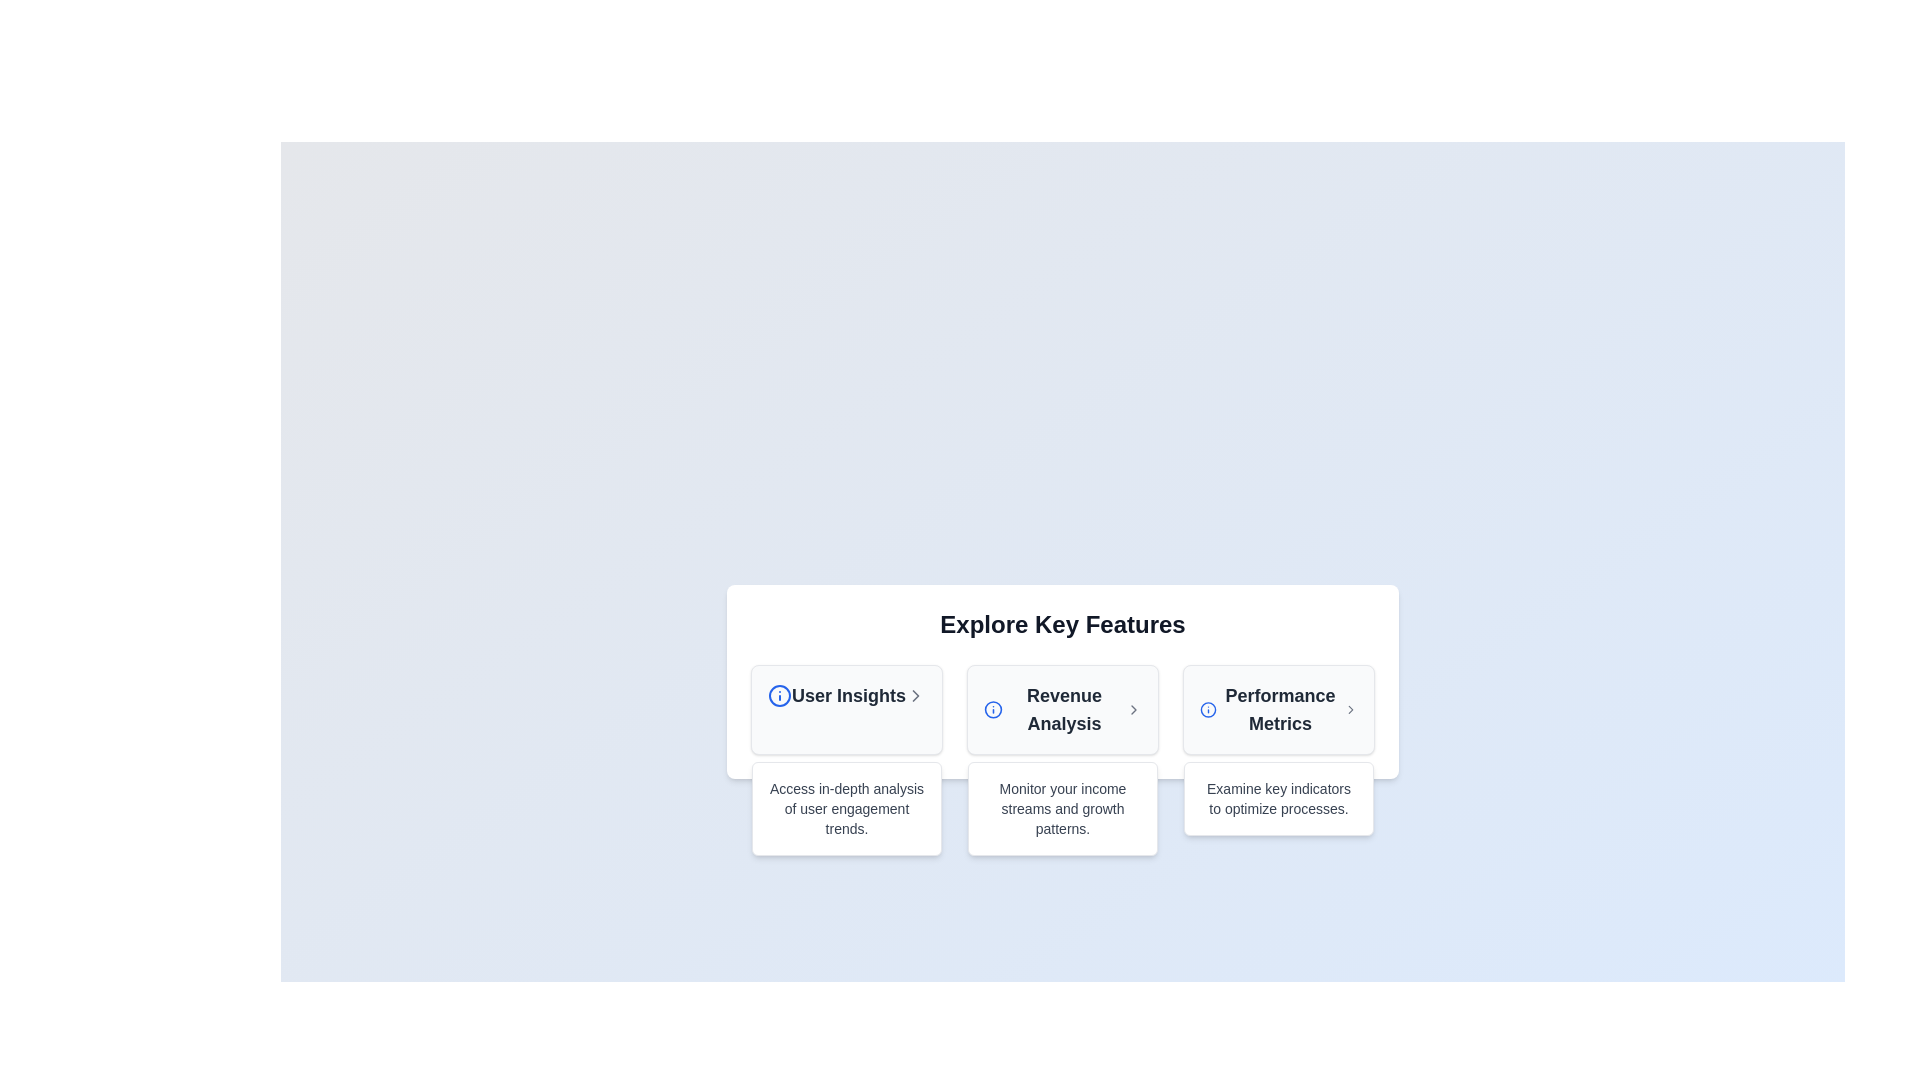 The height and width of the screenshot is (1080, 1920). Describe the element at coordinates (1350, 708) in the screenshot. I see `the navigation icon located to the right of the 'Performance Metrics' label` at that location.